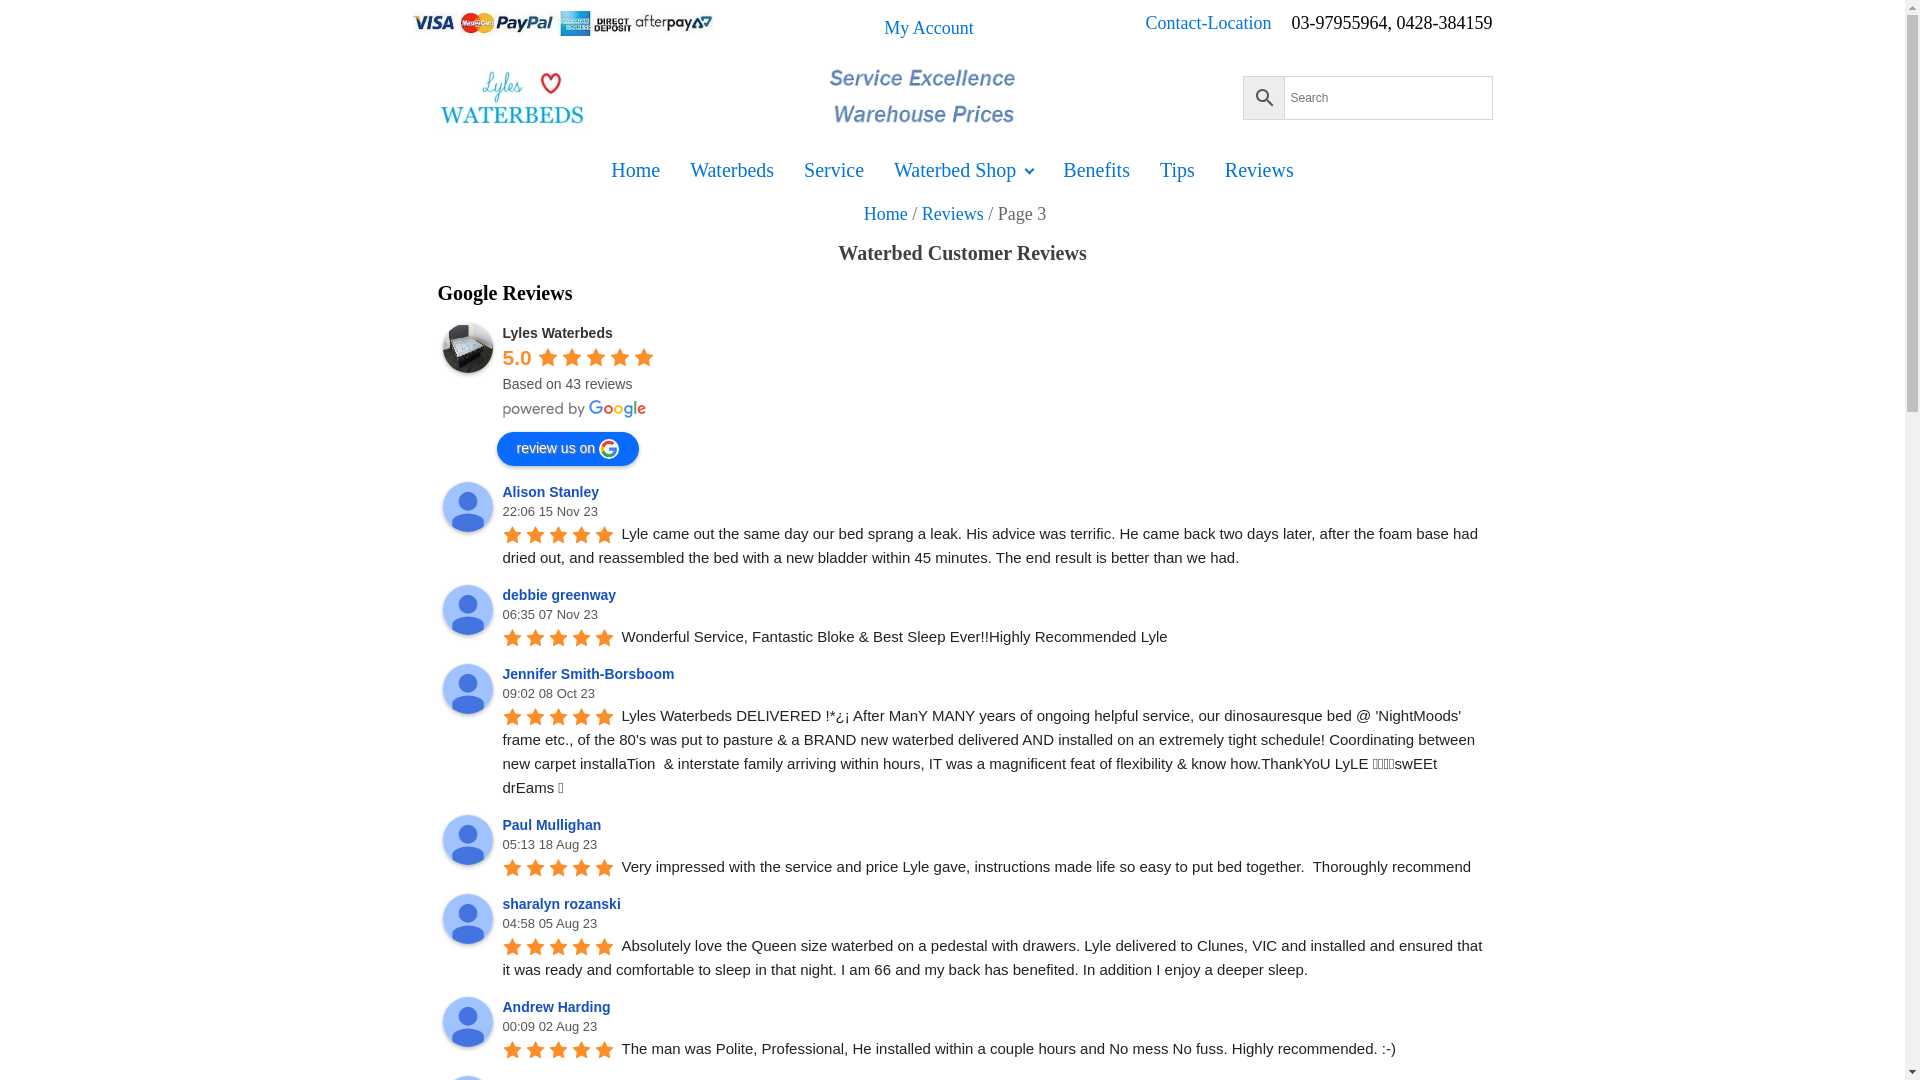  Describe the element at coordinates (552, 492) in the screenshot. I see `'Alison Stanley'` at that location.